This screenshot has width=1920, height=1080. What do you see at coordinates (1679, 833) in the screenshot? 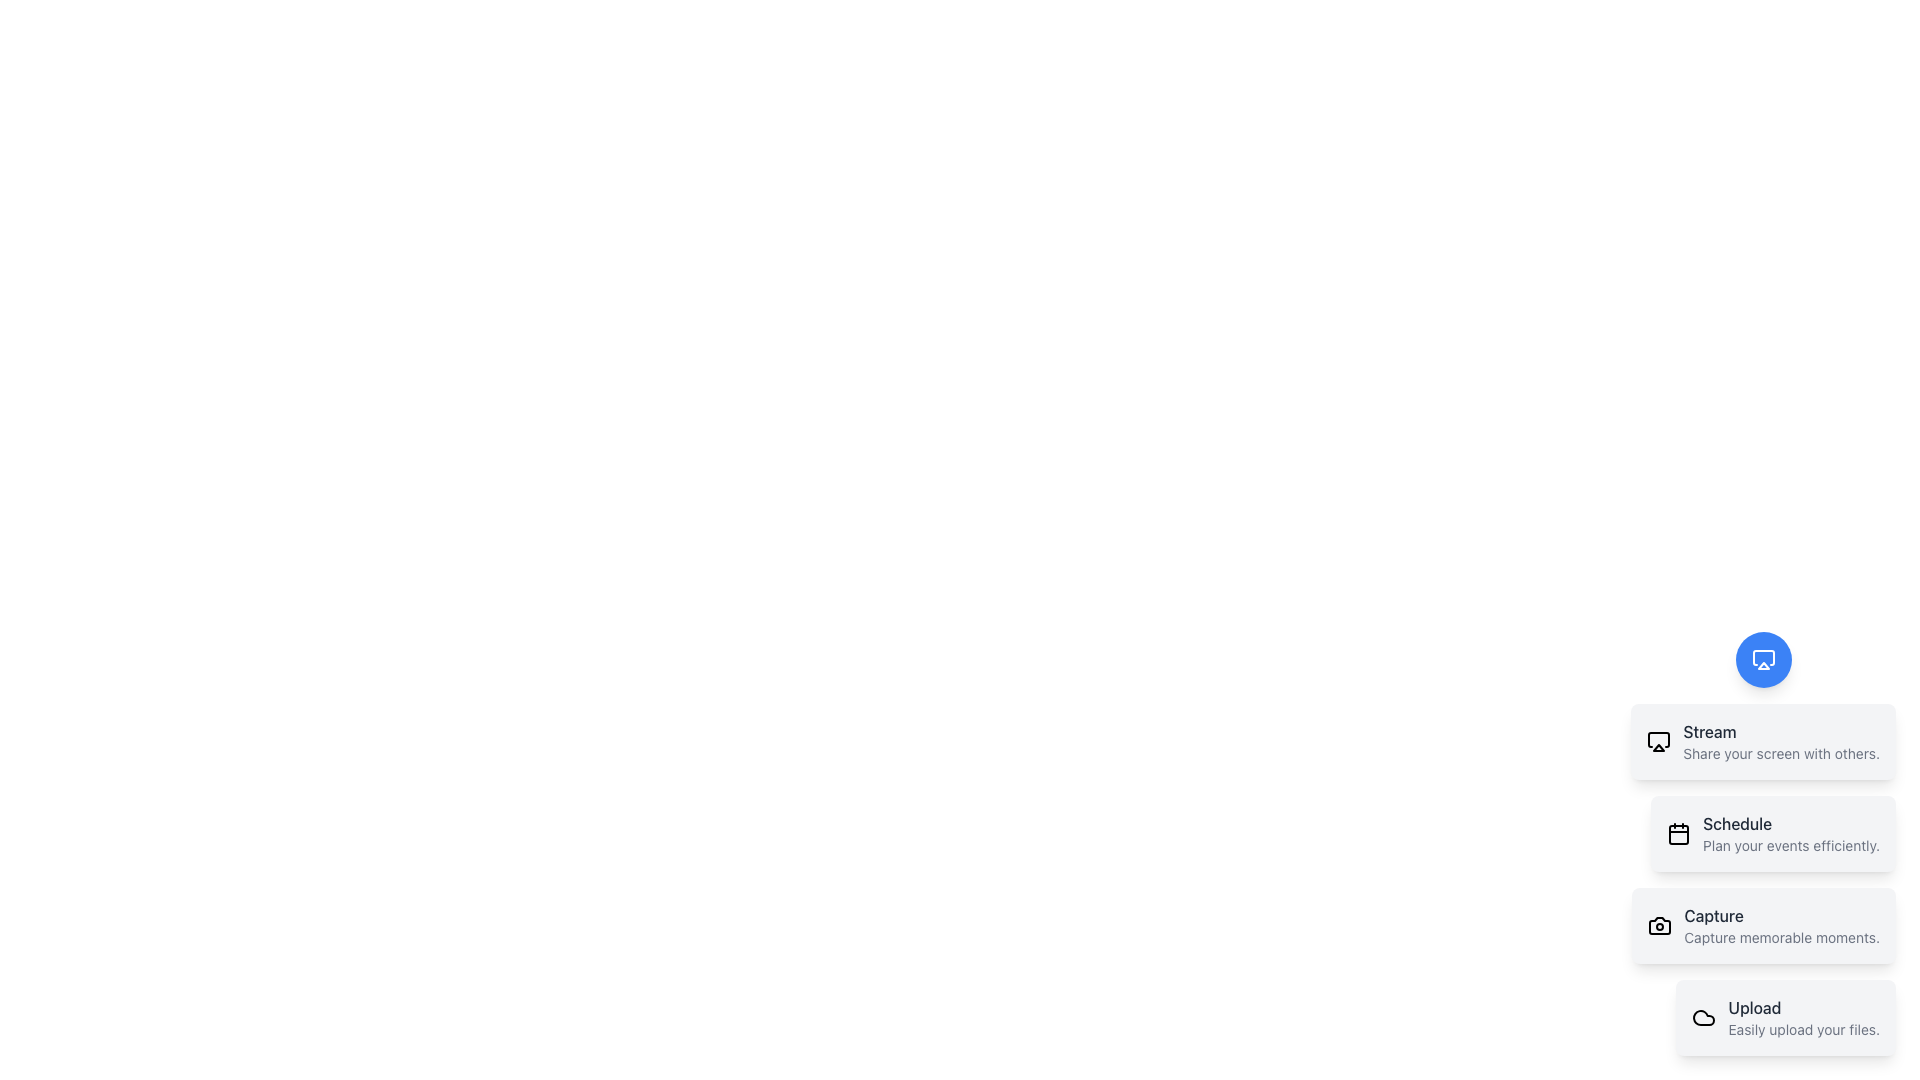
I see `the calendar icon located on the left side of the 'Schedule' section, which is characterized by its box shape with rounded edges and a black and white calendar layout inside` at bounding box center [1679, 833].